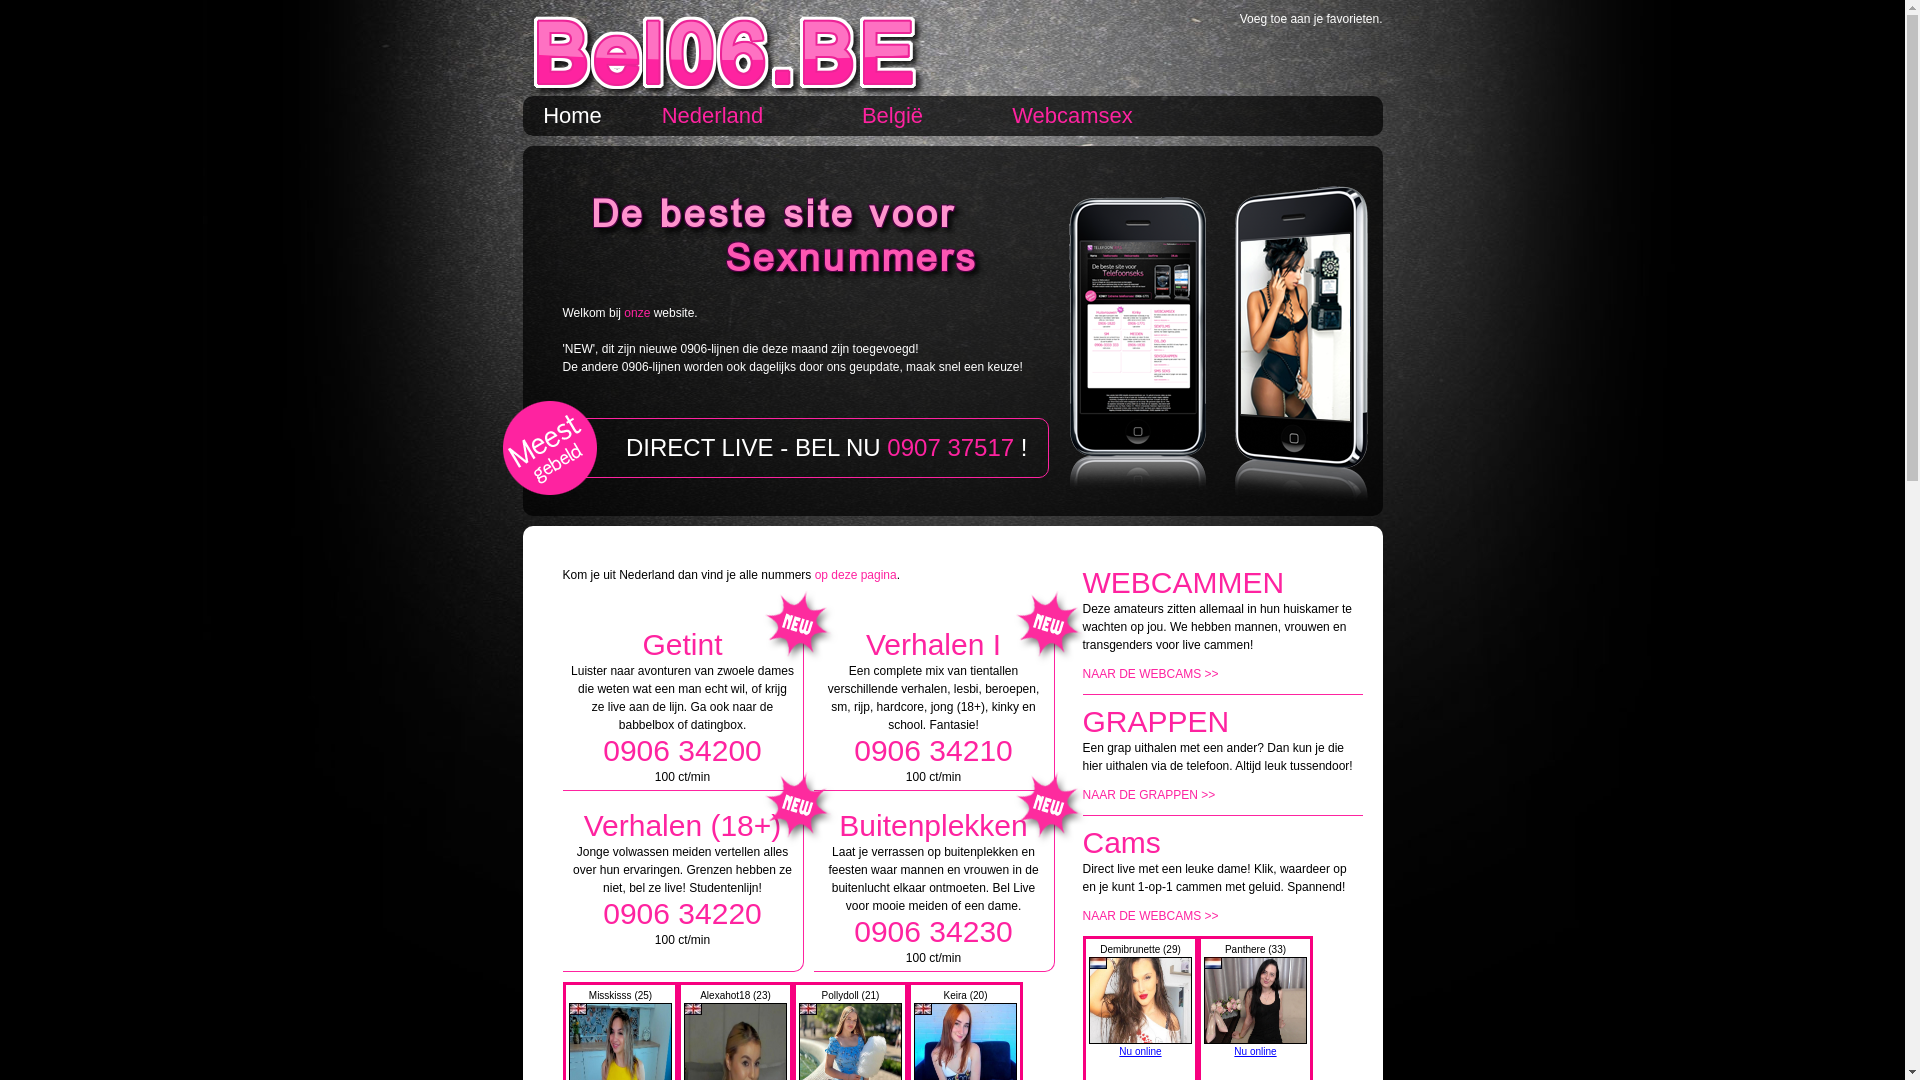 The height and width of the screenshot is (1080, 1920). Describe the element at coordinates (1080, 793) in the screenshot. I see `'NAAR DE GRAPPEN >>'` at that location.